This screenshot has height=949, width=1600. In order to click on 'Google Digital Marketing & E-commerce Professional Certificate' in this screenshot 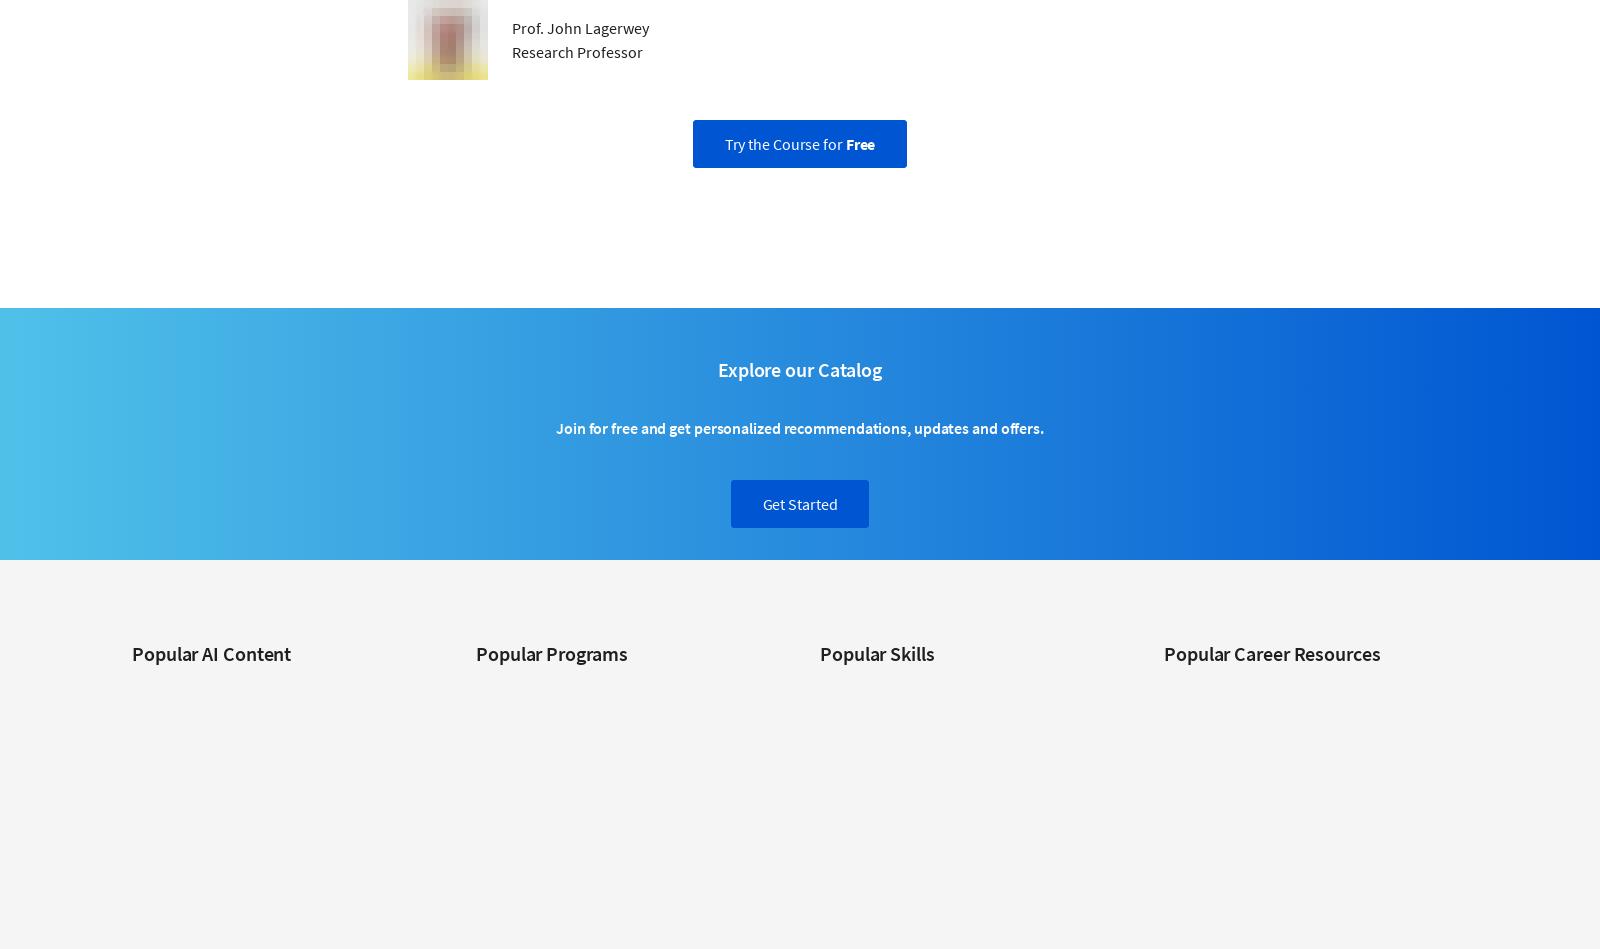, I will do `click(592, 759)`.